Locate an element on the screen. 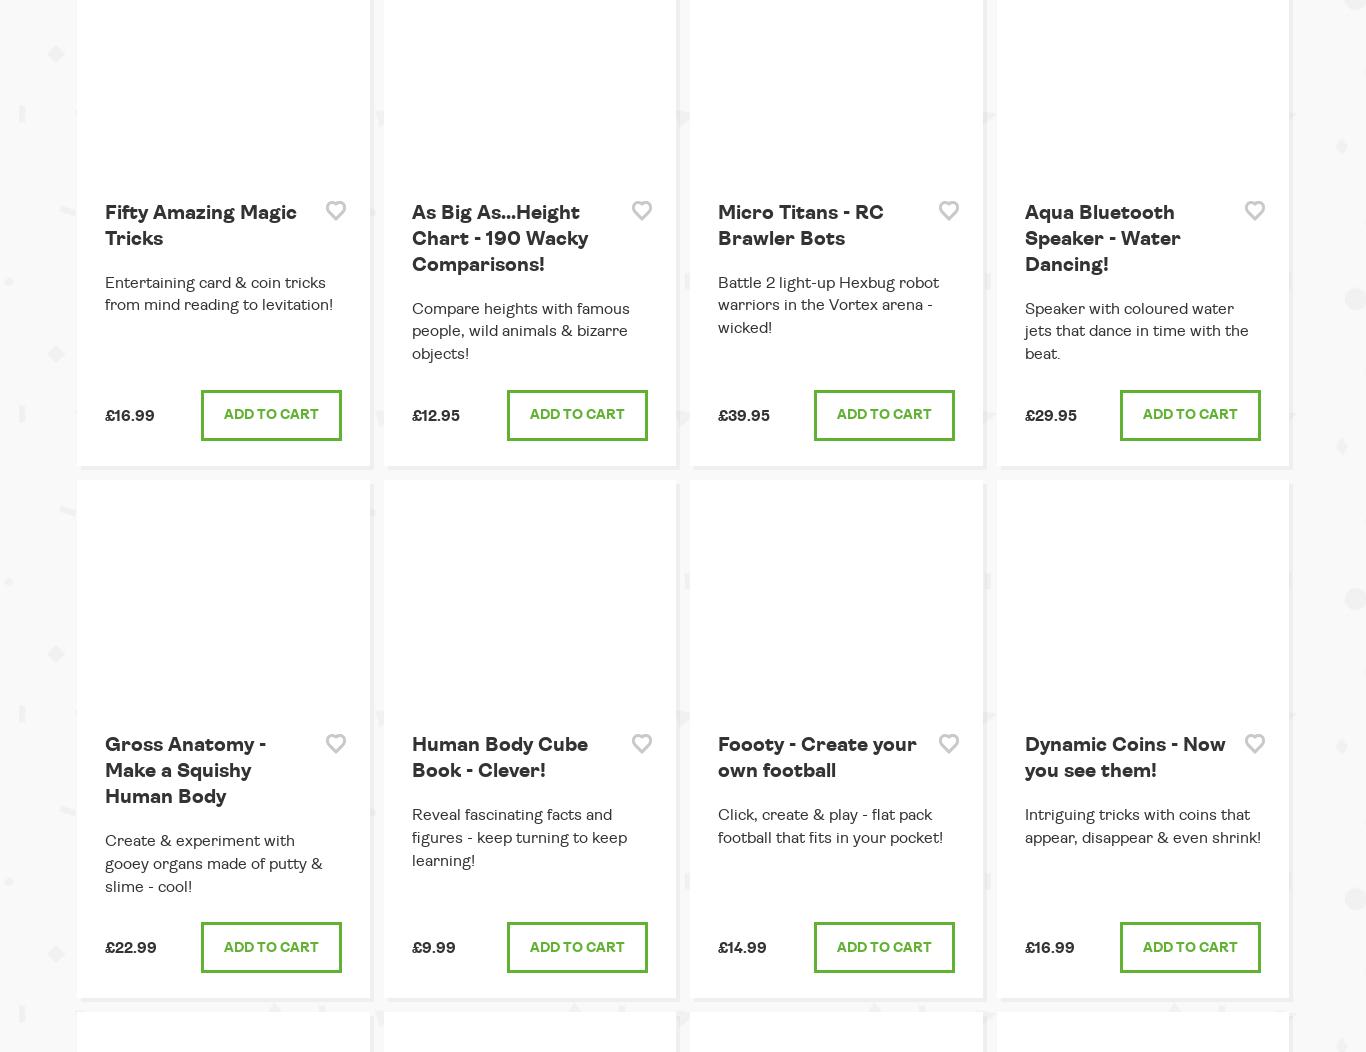 Image resolution: width=1366 pixels, height=1052 pixels. '£14.99' is located at coordinates (742, 947).